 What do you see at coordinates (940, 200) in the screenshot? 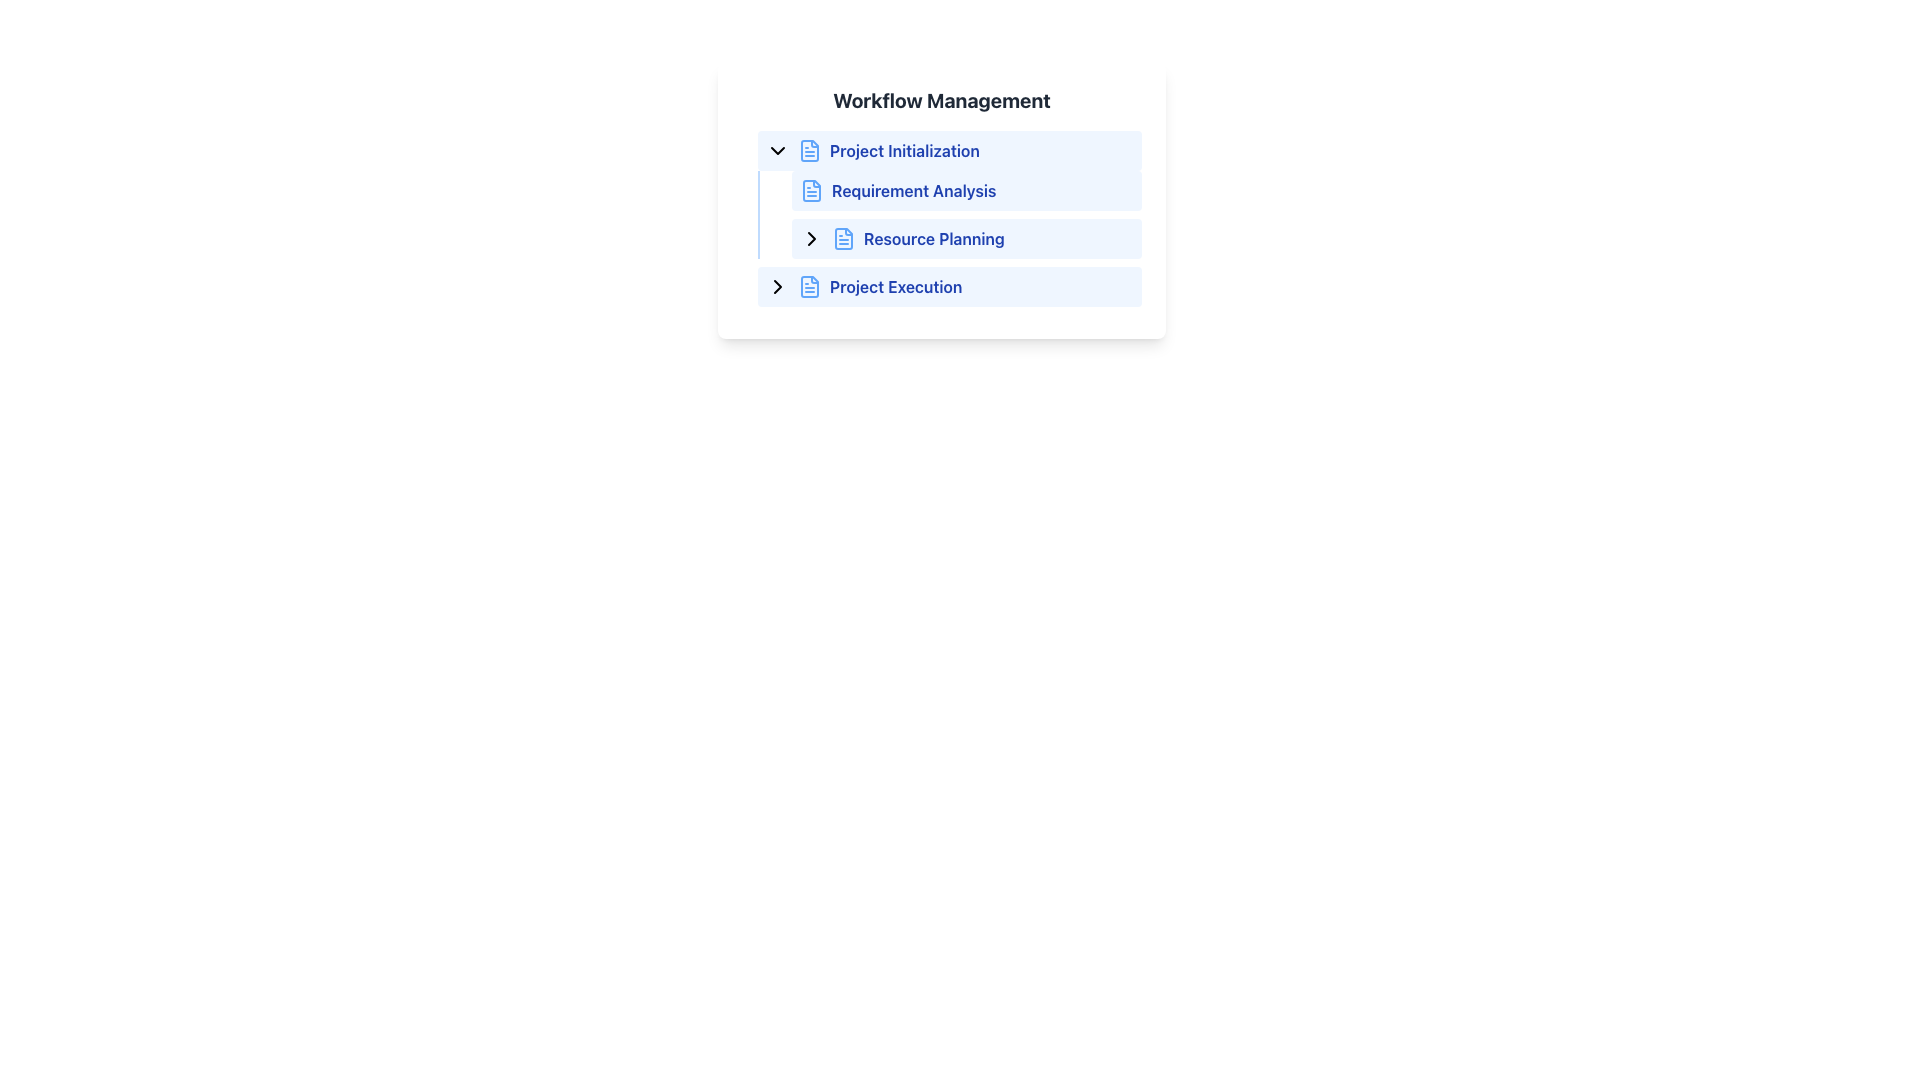
I see `the 'Requirement Analysis' text label with icon, which is the second item in the workflow management list, positioned below 'Project Initialization'` at bounding box center [940, 200].